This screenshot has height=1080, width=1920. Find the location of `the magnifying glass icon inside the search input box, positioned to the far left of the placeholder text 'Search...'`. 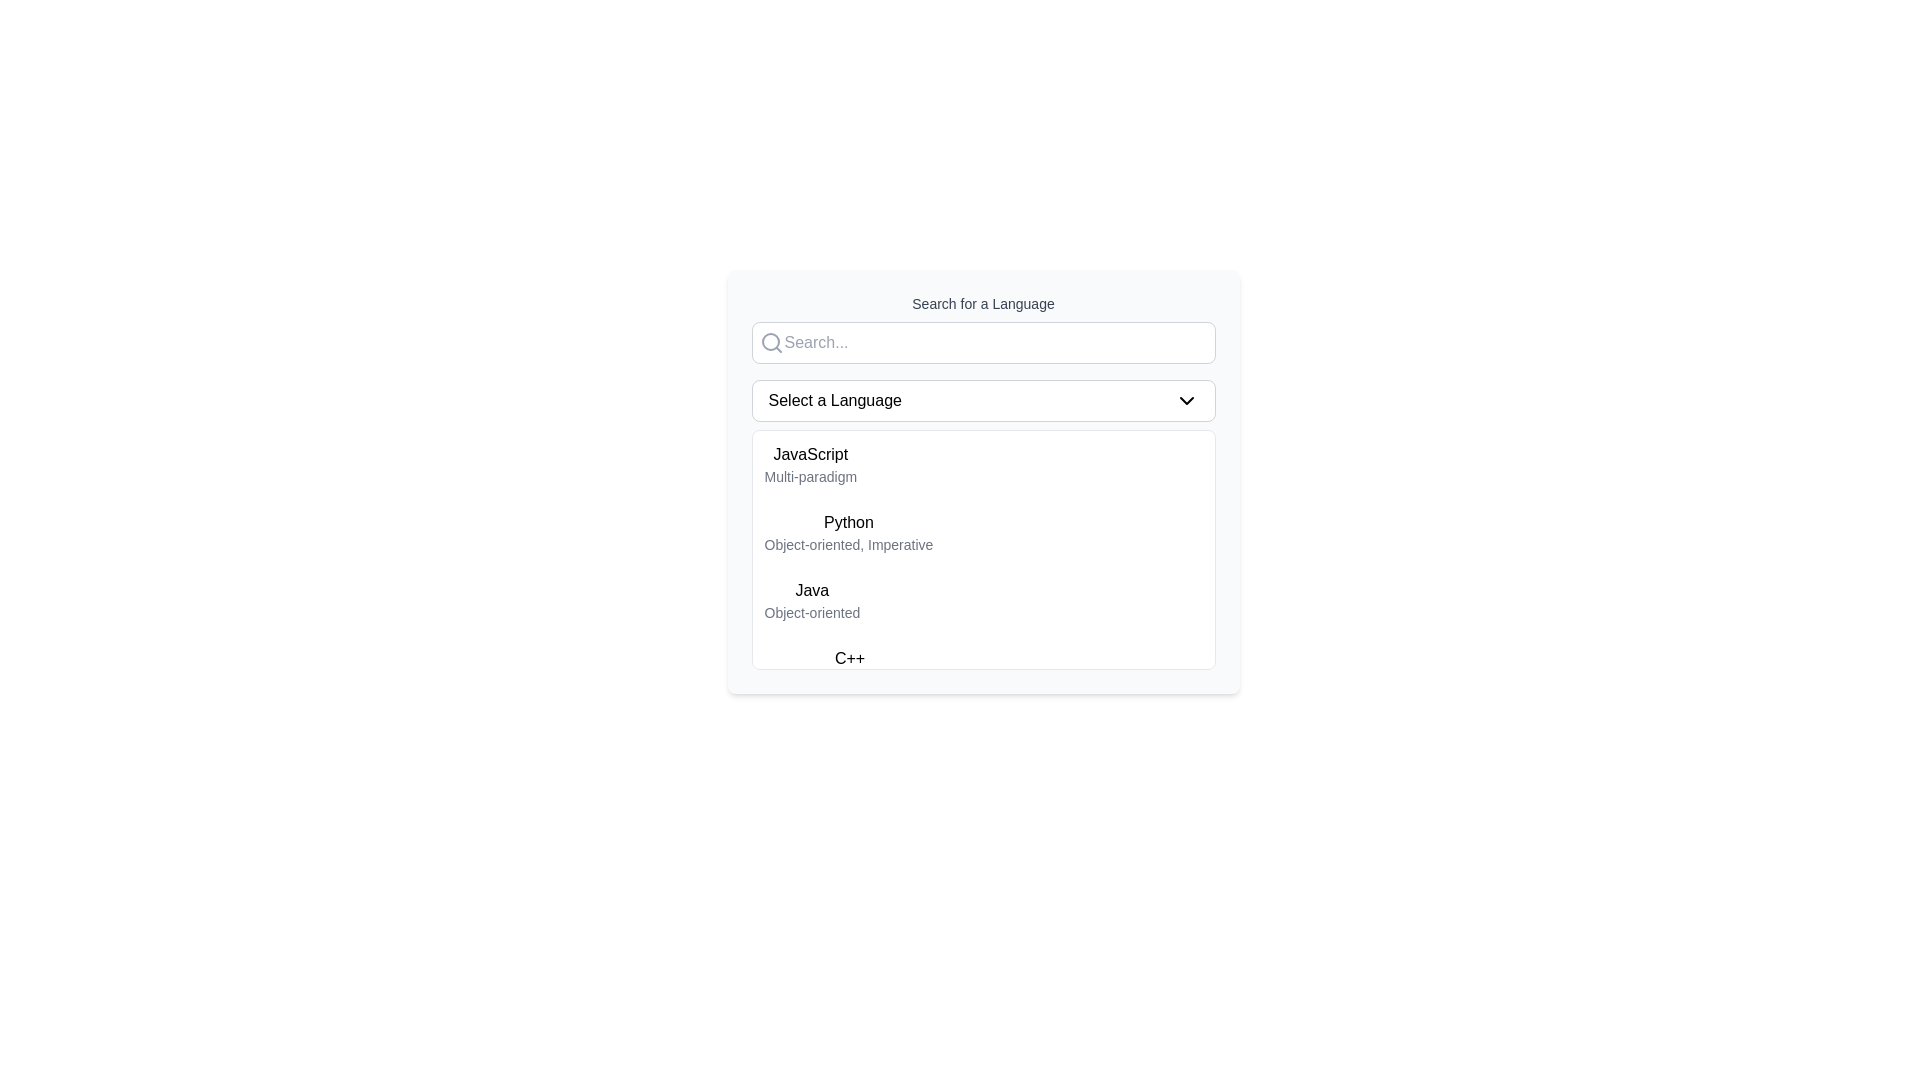

the magnifying glass icon inside the search input box, positioned to the far left of the placeholder text 'Search...' is located at coordinates (770, 342).